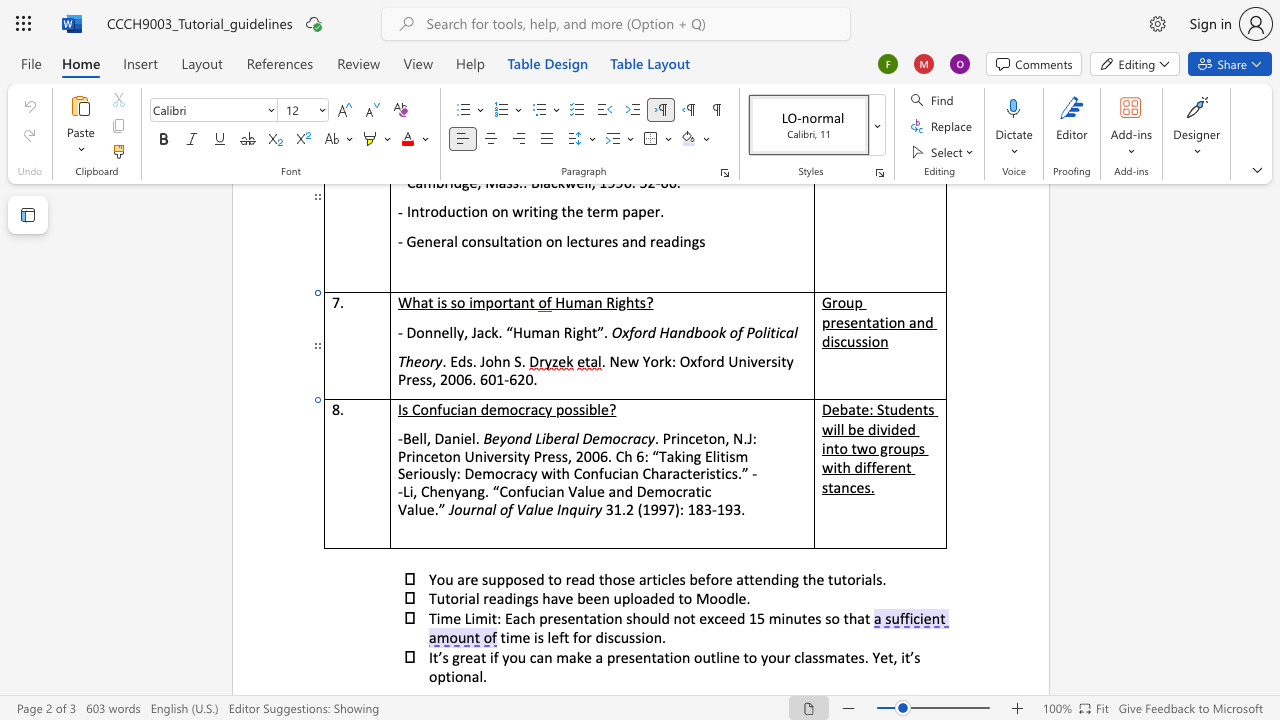 The image size is (1280, 720). What do you see at coordinates (588, 508) in the screenshot?
I see `the space between the continuous character "i" and "r" in the text` at bounding box center [588, 508].